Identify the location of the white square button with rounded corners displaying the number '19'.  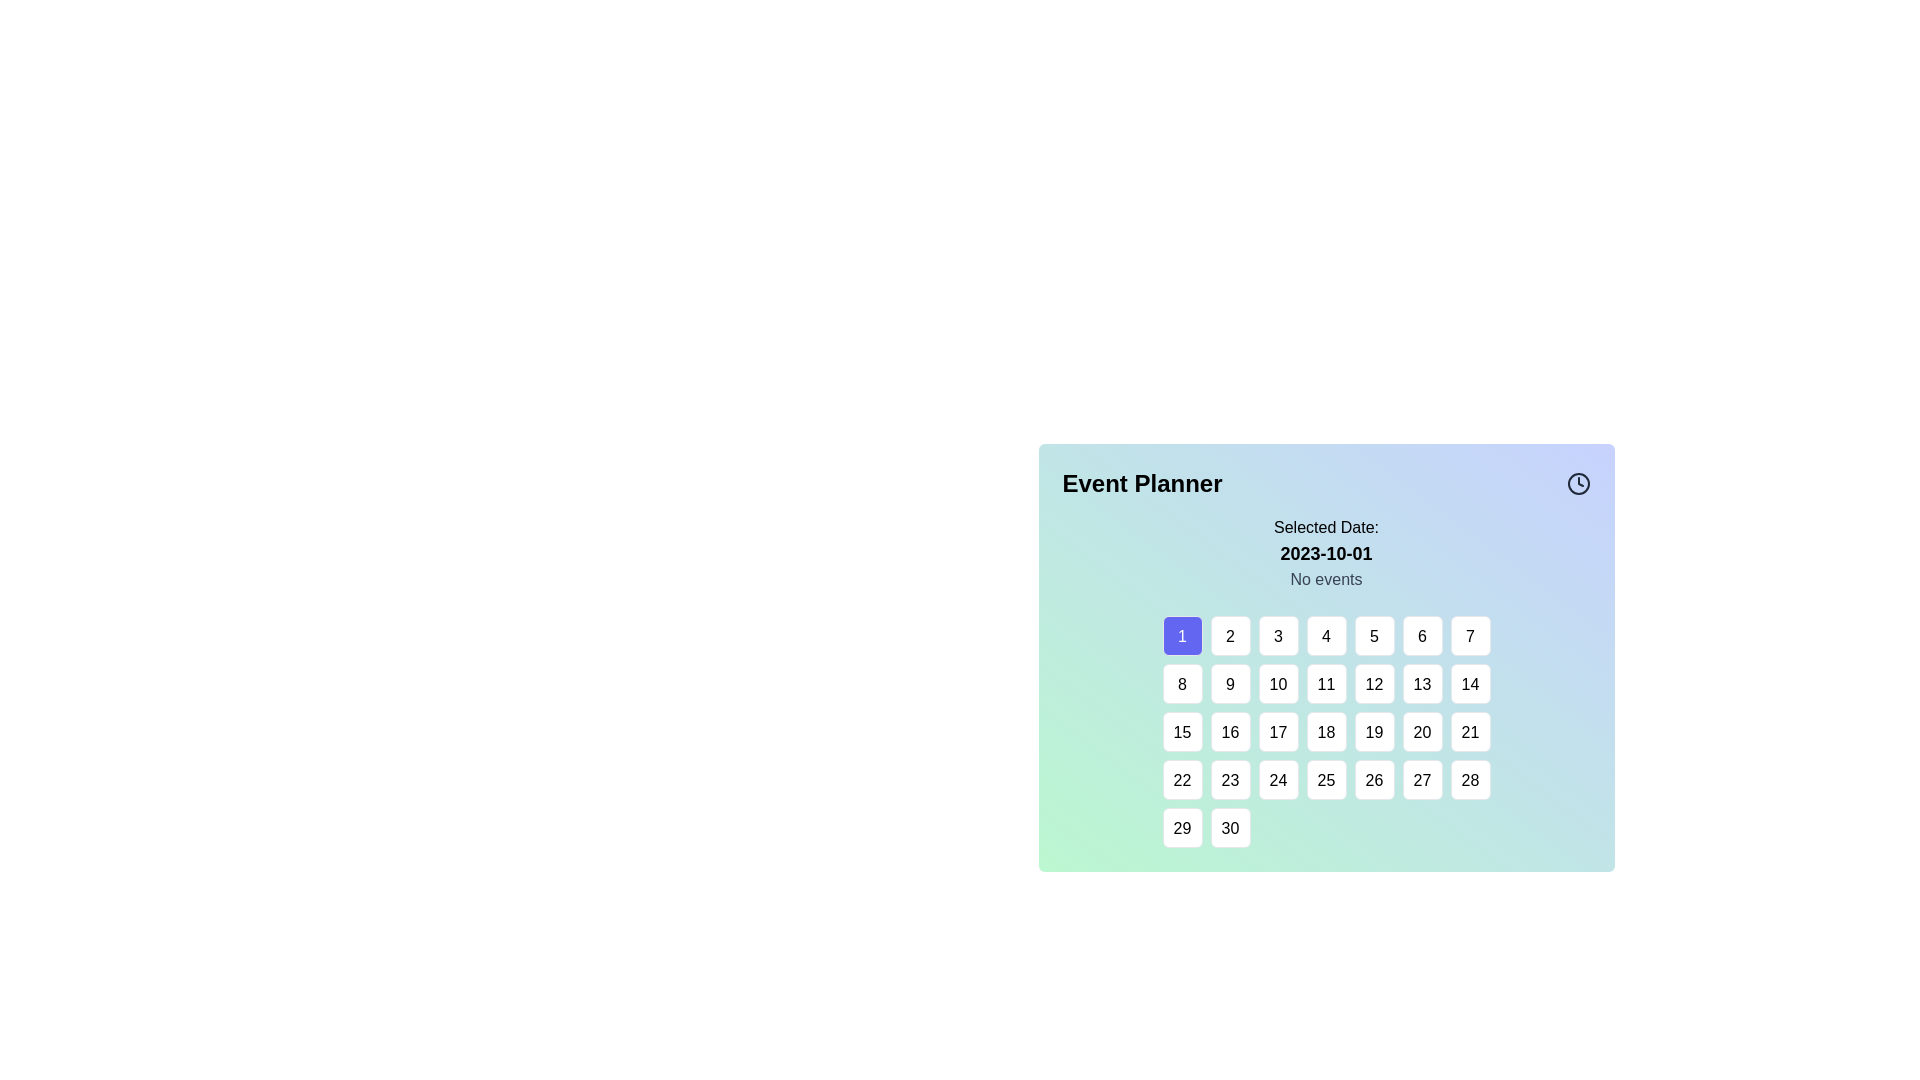
(1373, 732).